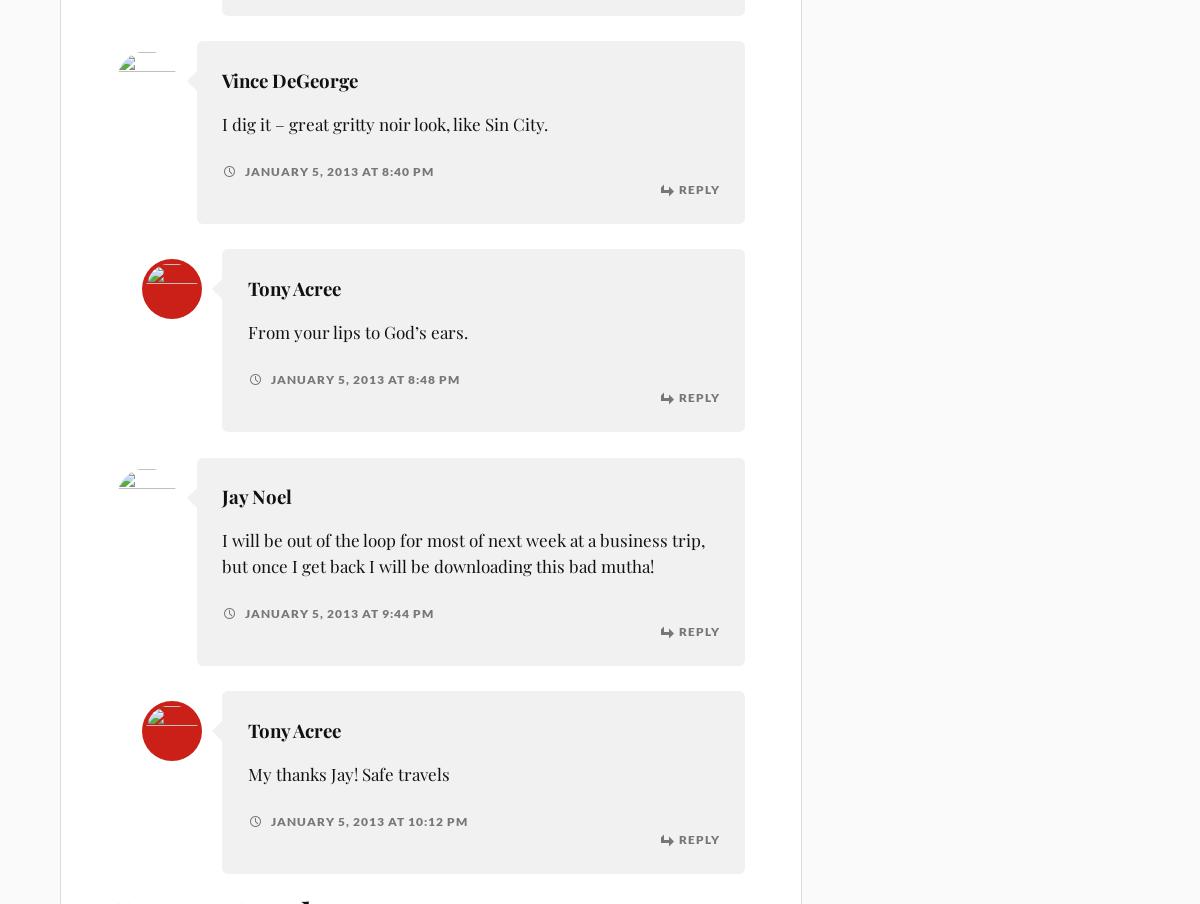  I want to click on 'January 5, 2013 at 8:48 pm', so click(266, 377).